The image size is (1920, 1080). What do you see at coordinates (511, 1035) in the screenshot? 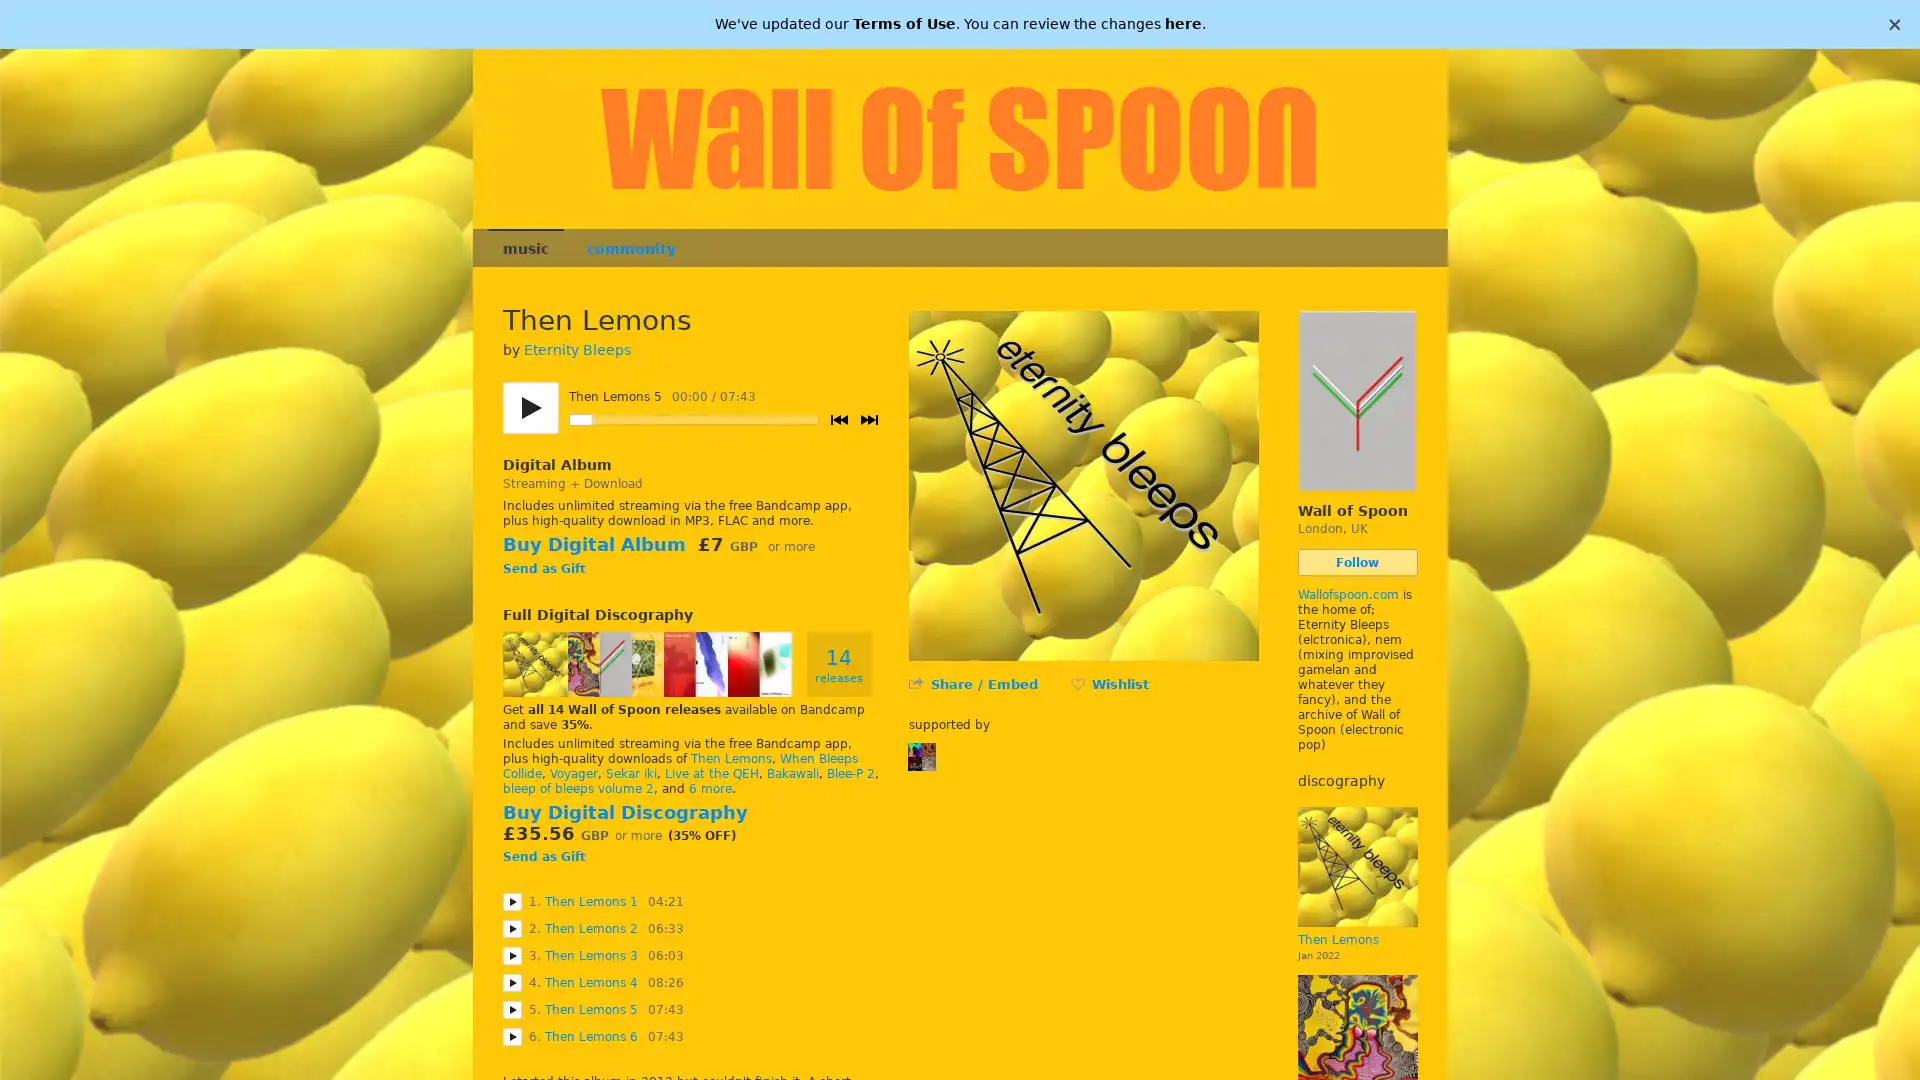
I see `Play Then Lemons 6` at bounding box center [511, 1035].